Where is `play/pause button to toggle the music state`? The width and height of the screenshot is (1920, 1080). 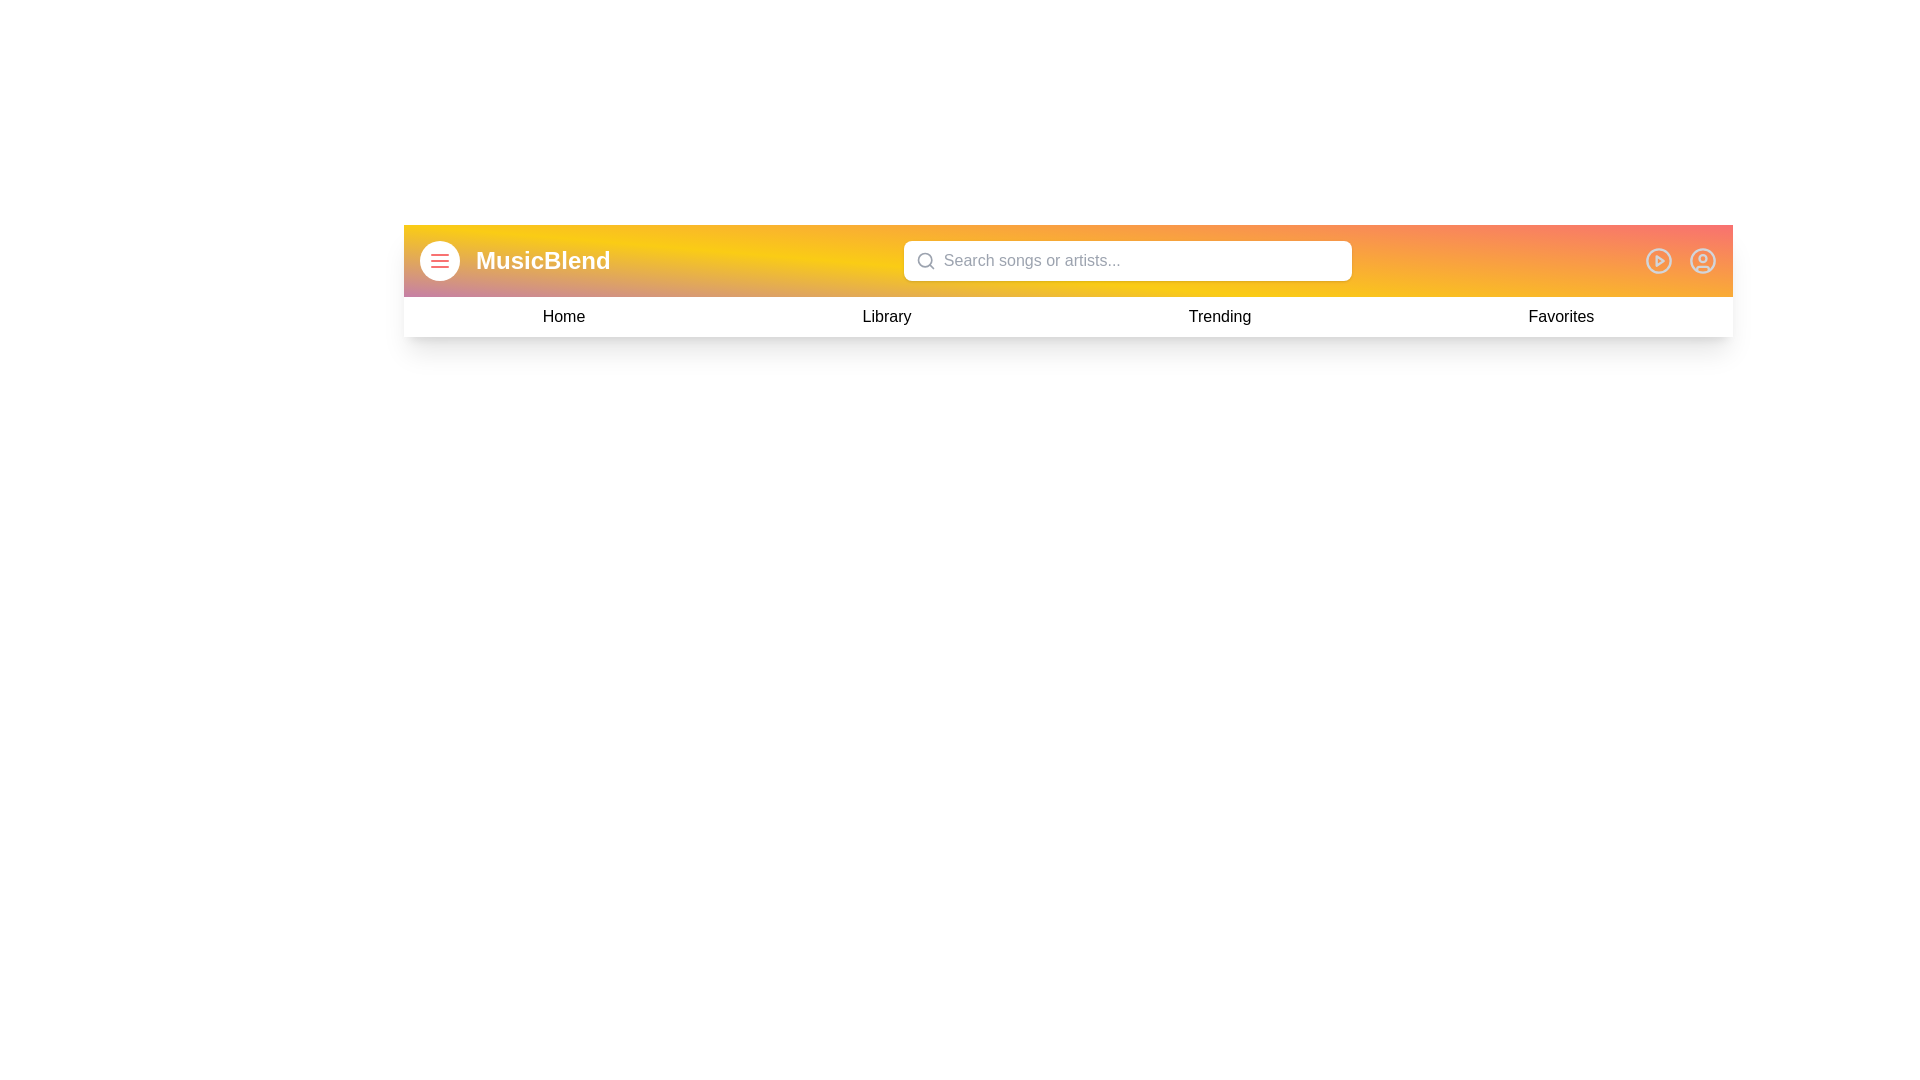
play/pause button to toggle the music state is located at coordinates (1659, 260).